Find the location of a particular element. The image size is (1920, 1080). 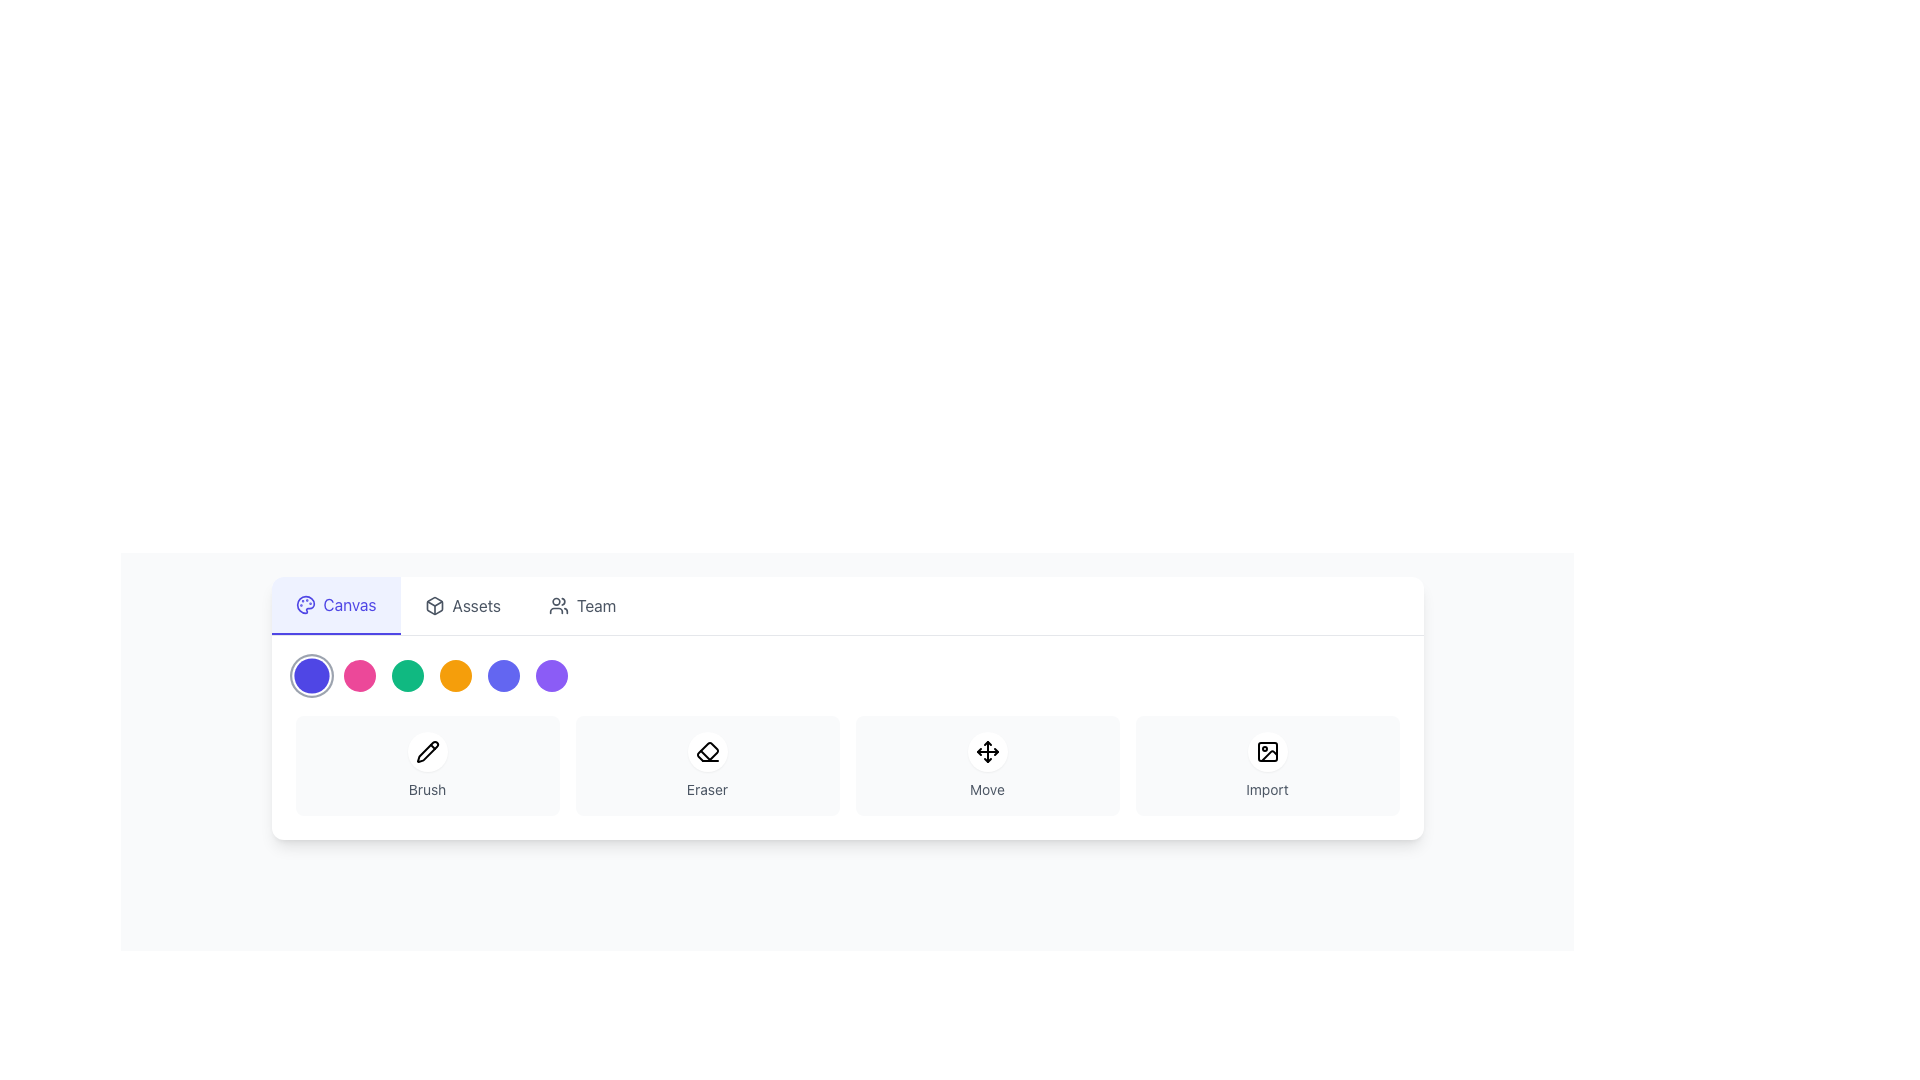

the 'Assets' tab button located in the horizontal navigation bar, which is the second button following the 'Canvas' tab is located at coordinates (461, 604).